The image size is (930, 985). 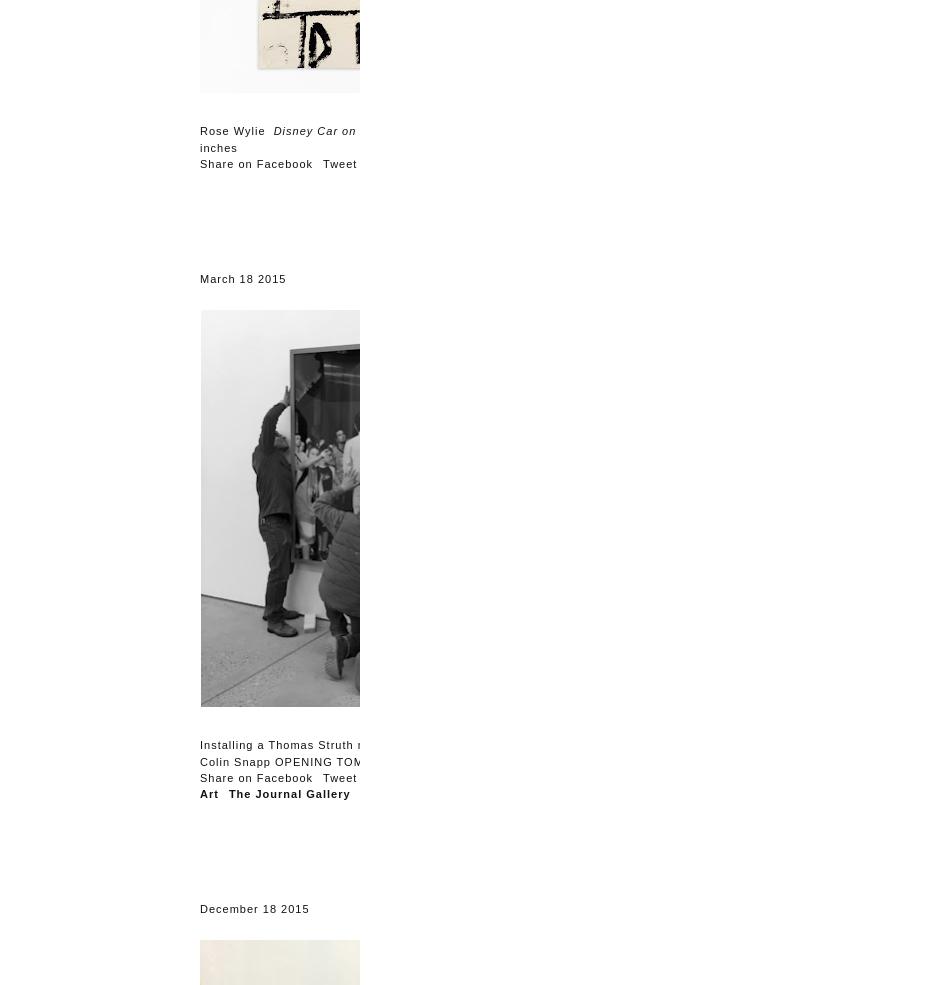 I want to click on 'Rose Wylie', so click(x=199, y=131).